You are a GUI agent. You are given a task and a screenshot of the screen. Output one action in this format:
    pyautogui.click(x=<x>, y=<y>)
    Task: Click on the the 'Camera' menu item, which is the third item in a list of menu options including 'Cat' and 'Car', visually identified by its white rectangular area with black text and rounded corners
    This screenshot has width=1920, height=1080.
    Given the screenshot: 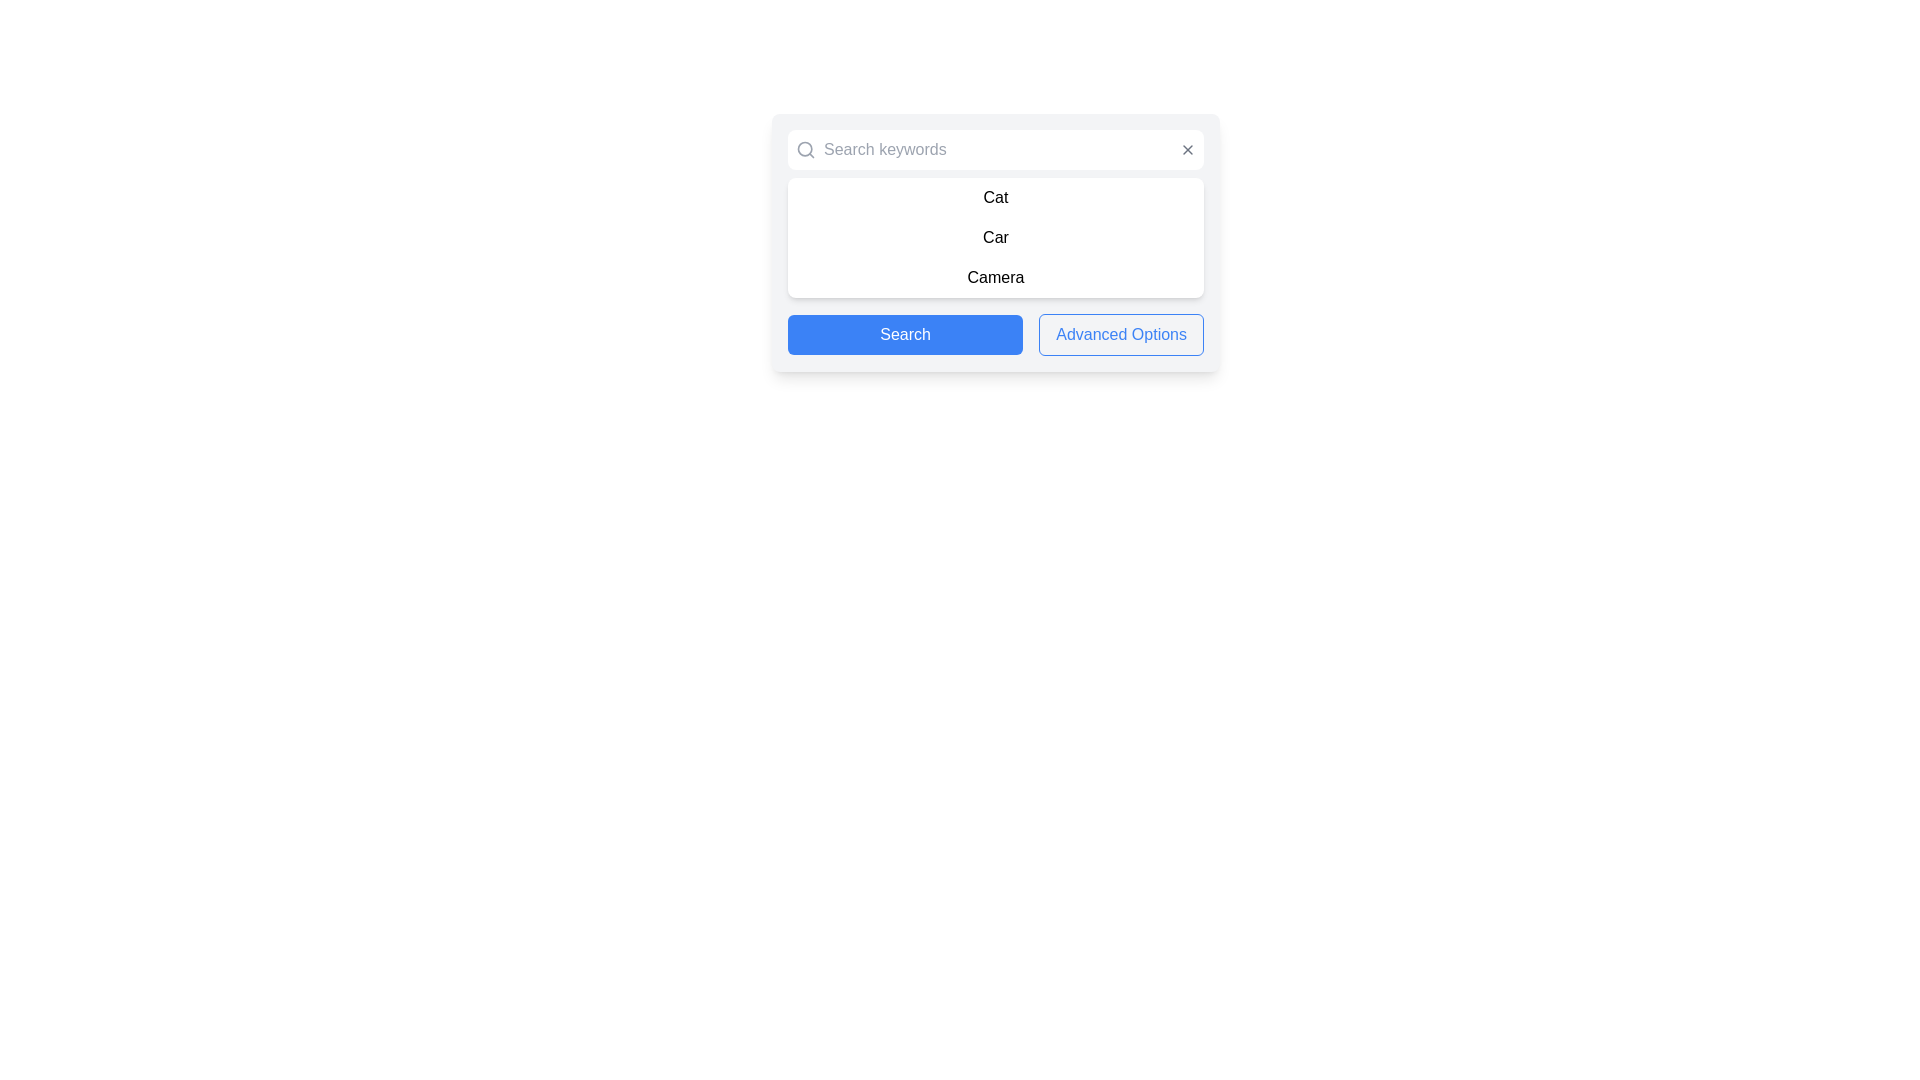 What is the action you would take?
    pyautogui.click(x=996, y=277)
    